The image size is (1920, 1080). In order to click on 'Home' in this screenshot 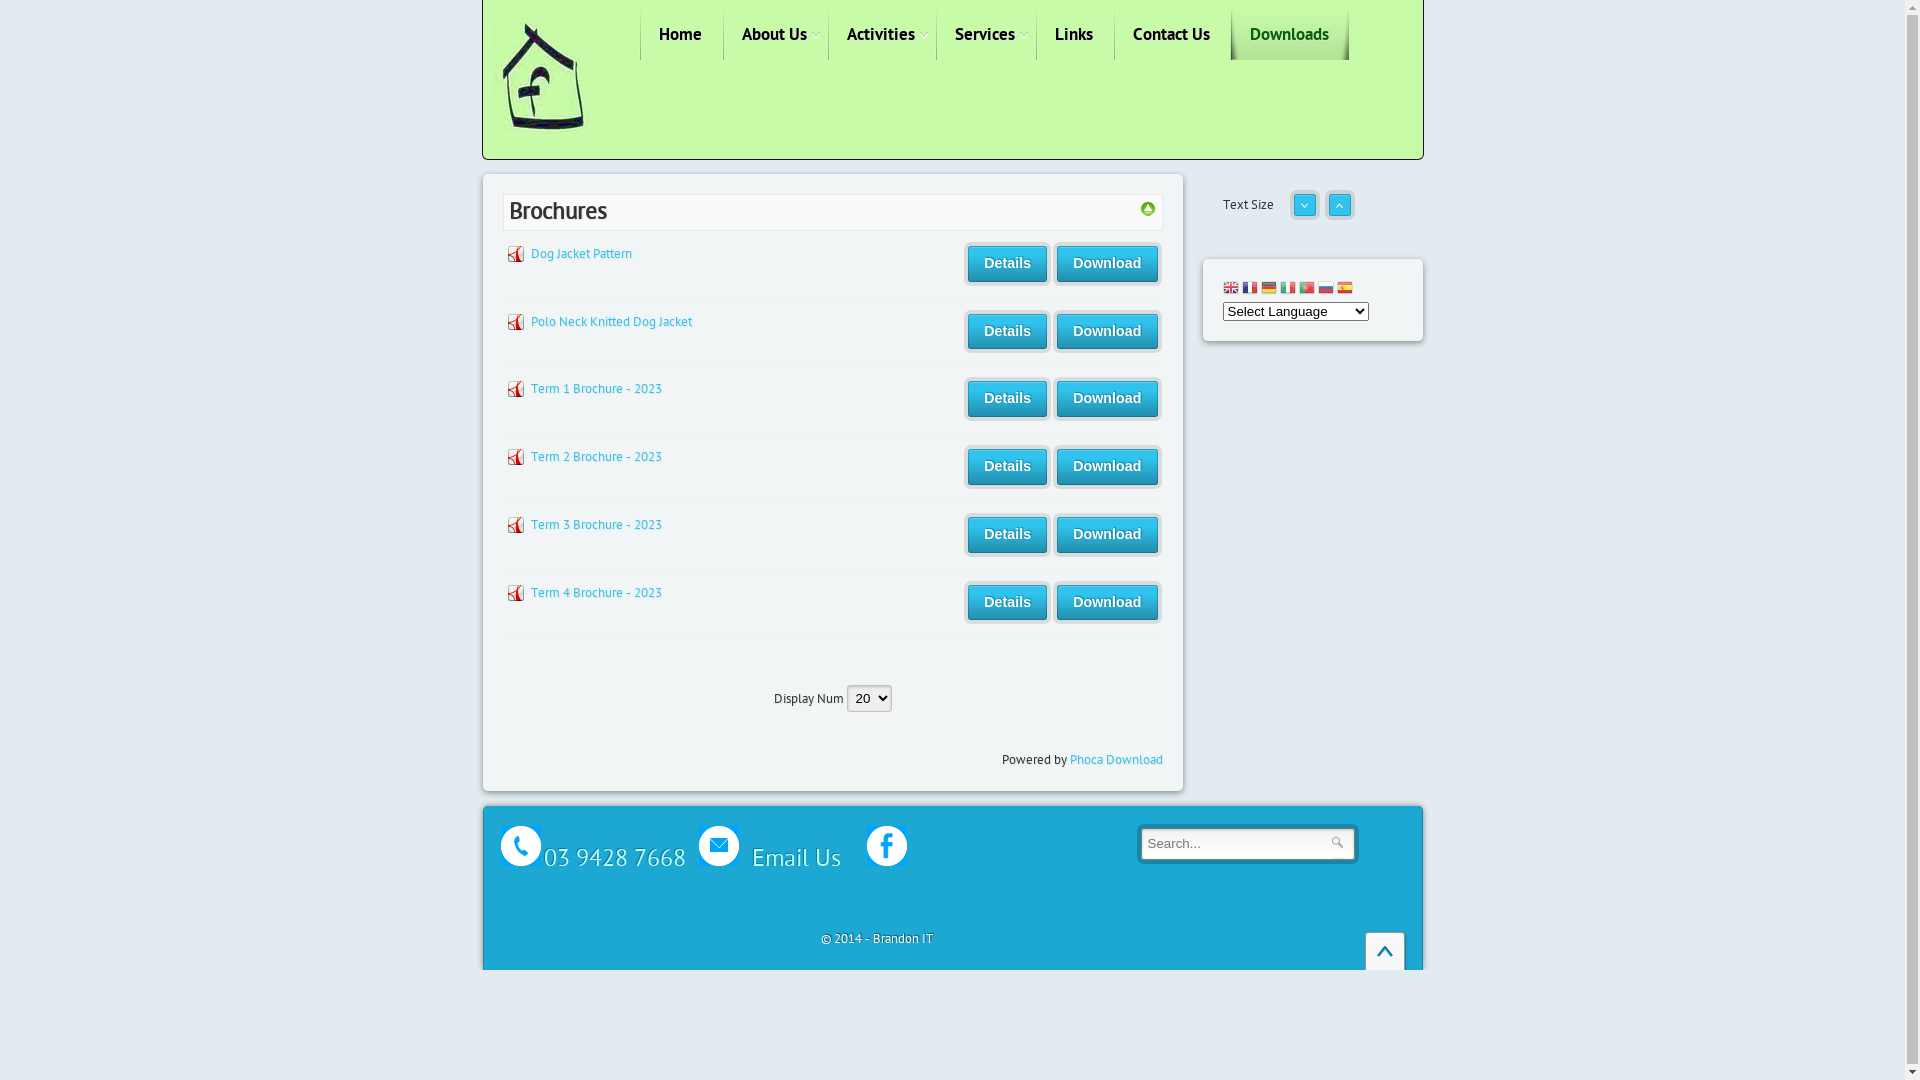, I will do `click(637, 34)`.